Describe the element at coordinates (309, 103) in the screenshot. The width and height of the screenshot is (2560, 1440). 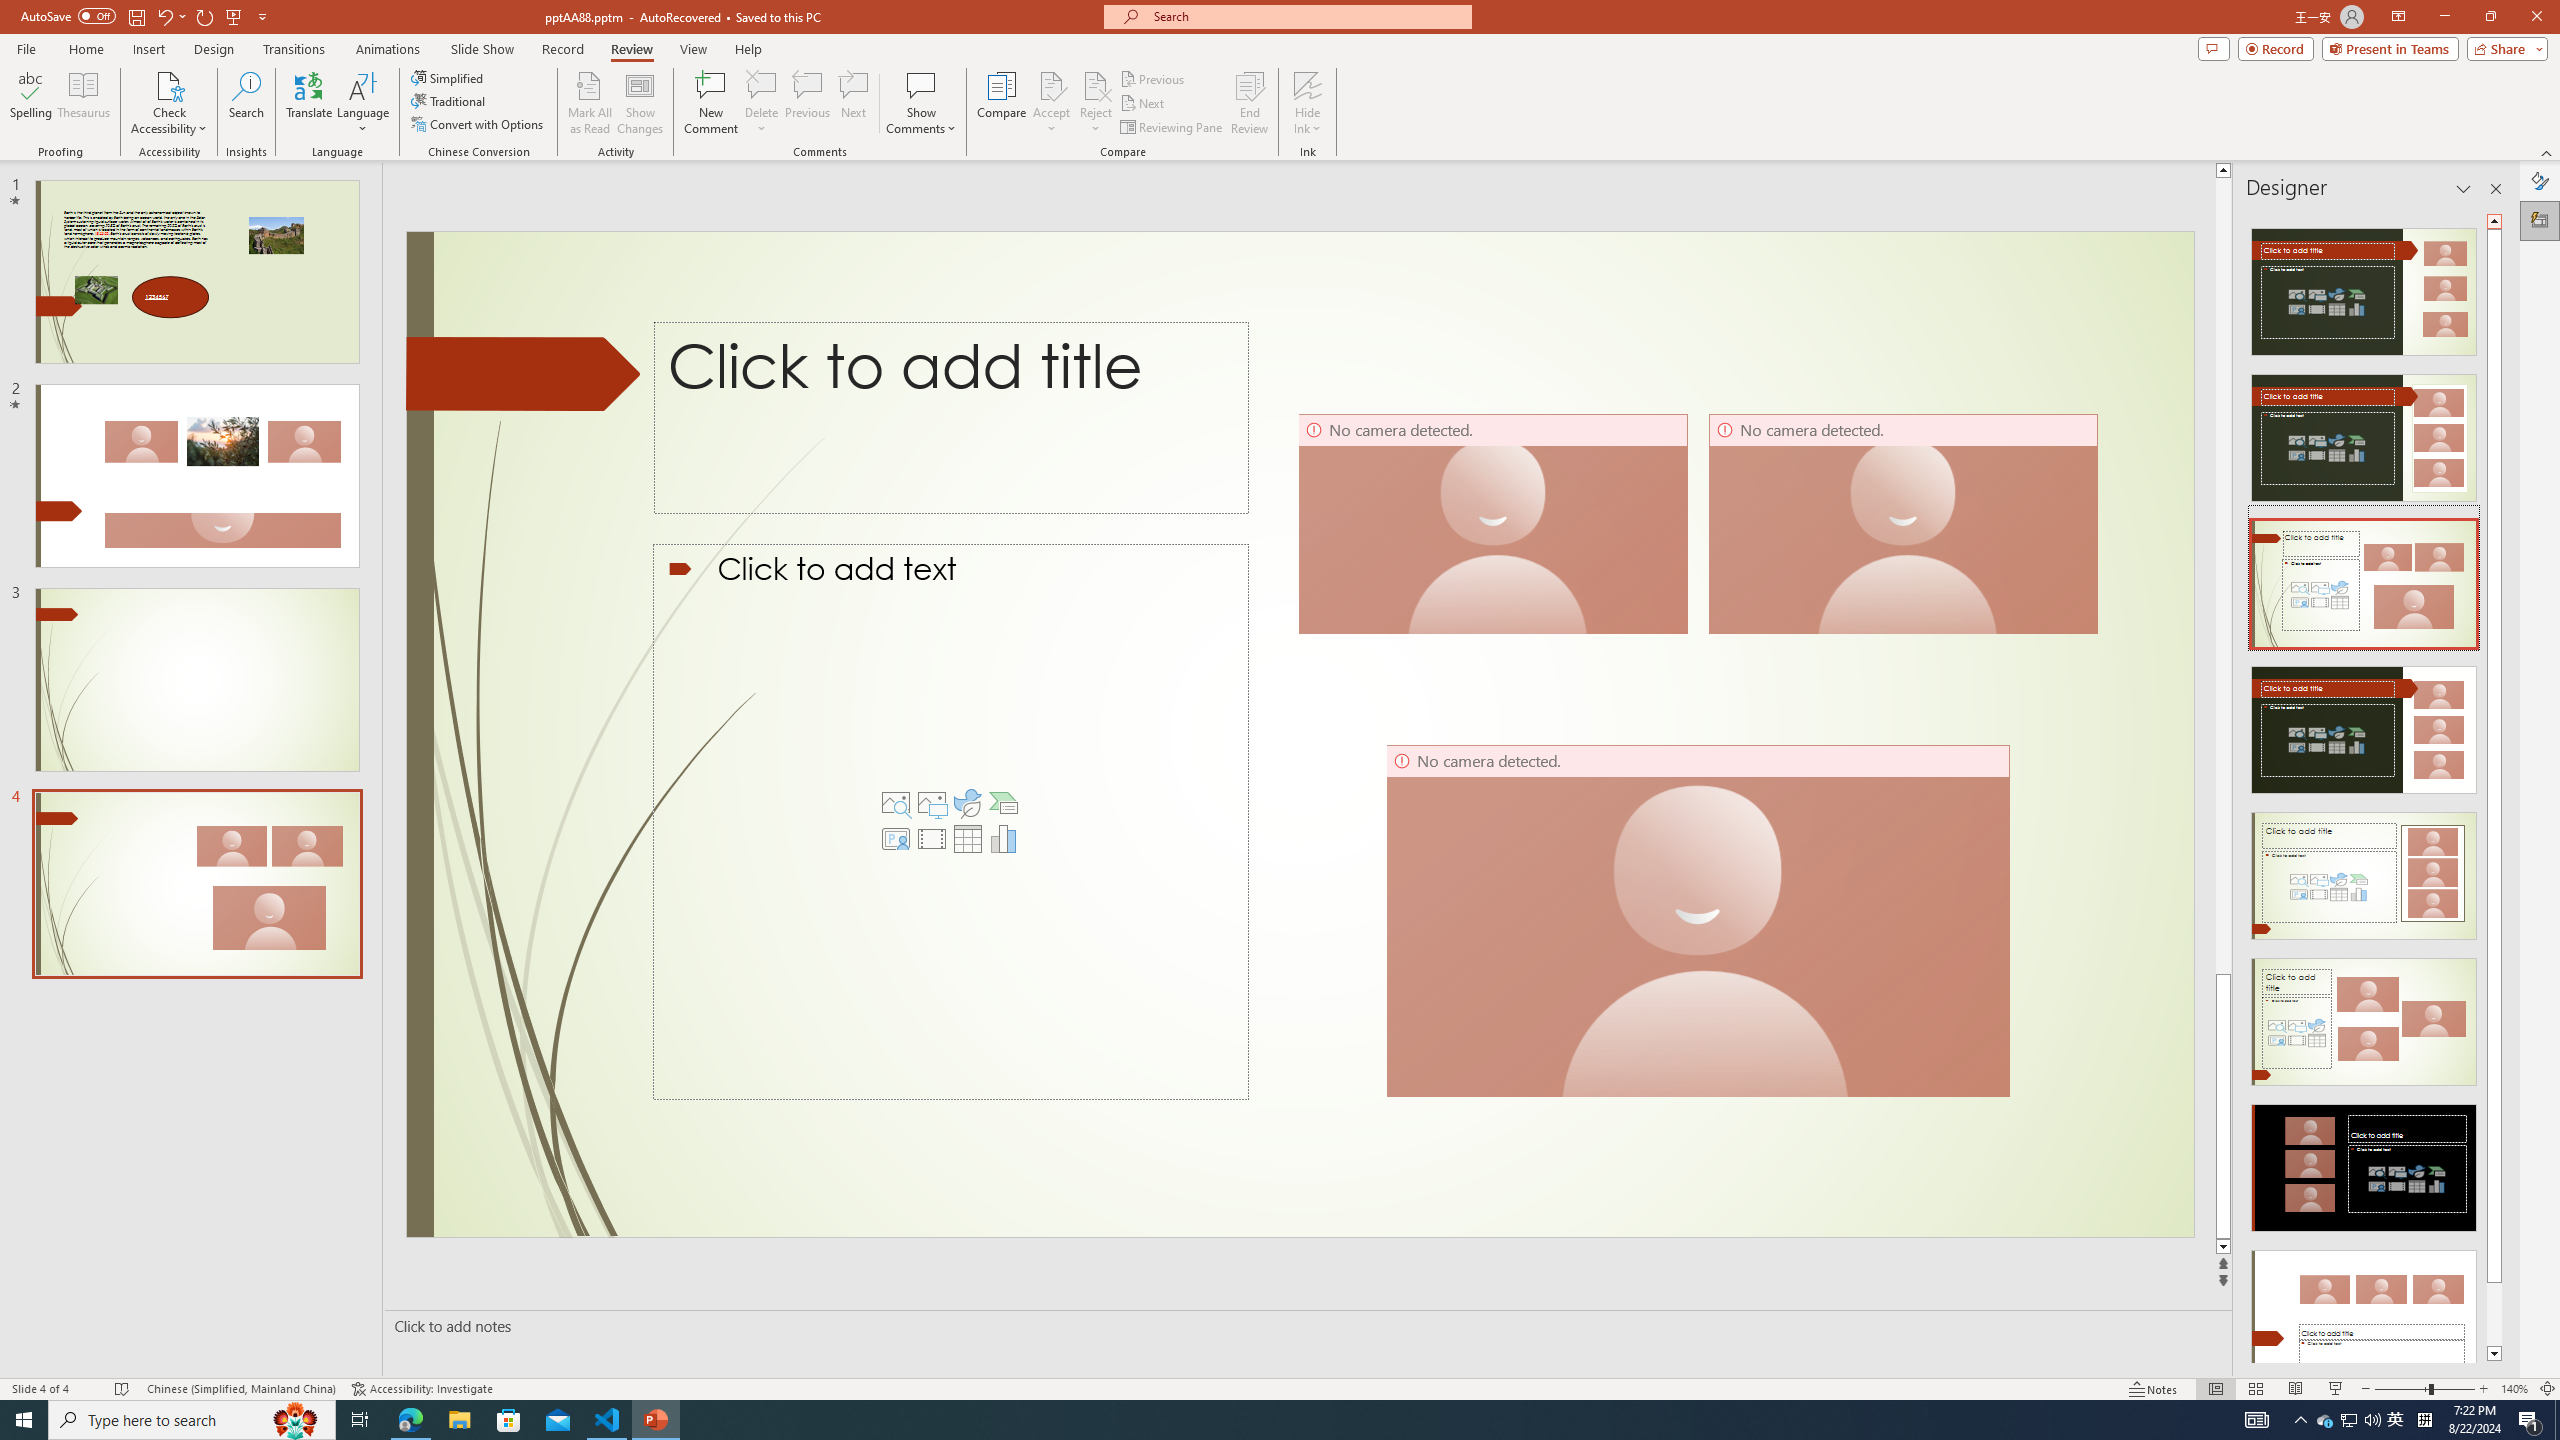
I see `'Translate'` at that location.